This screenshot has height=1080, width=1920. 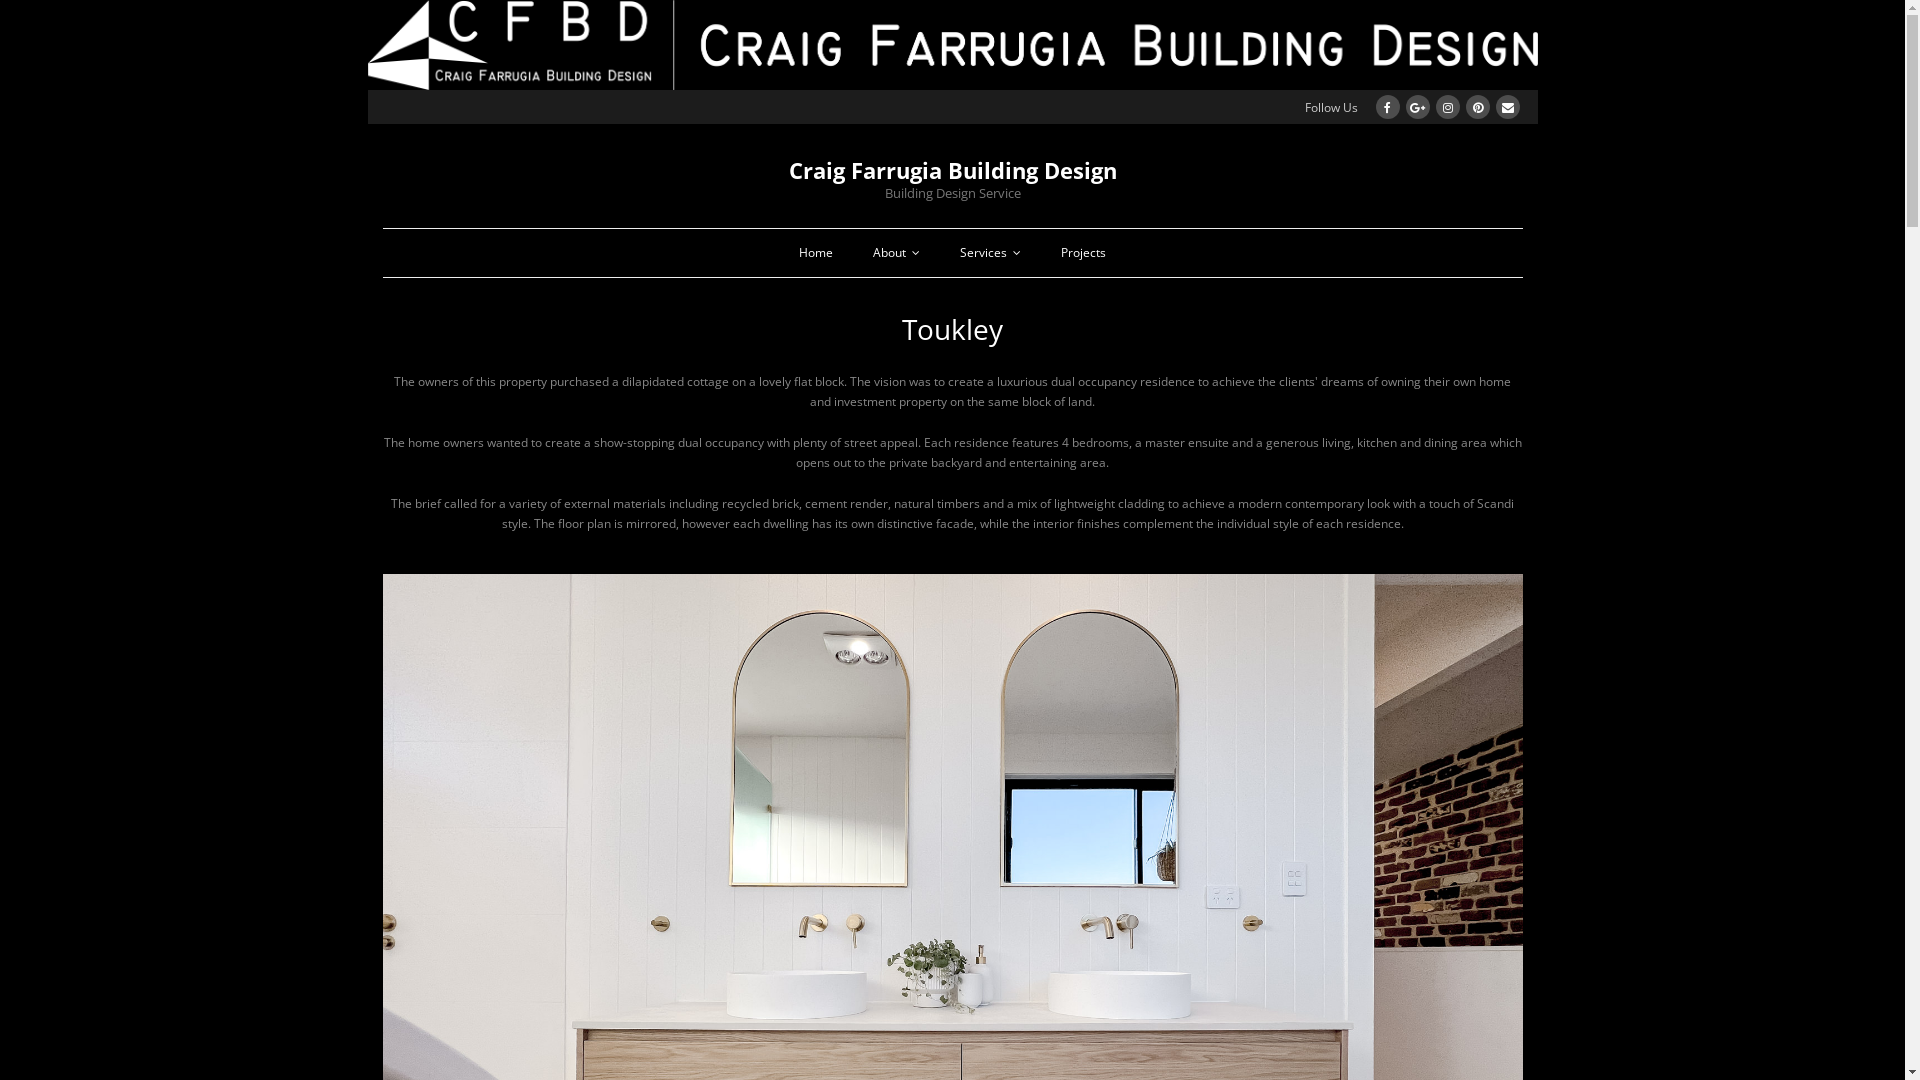 I want to click on 'About', so click(x=895, y=252).